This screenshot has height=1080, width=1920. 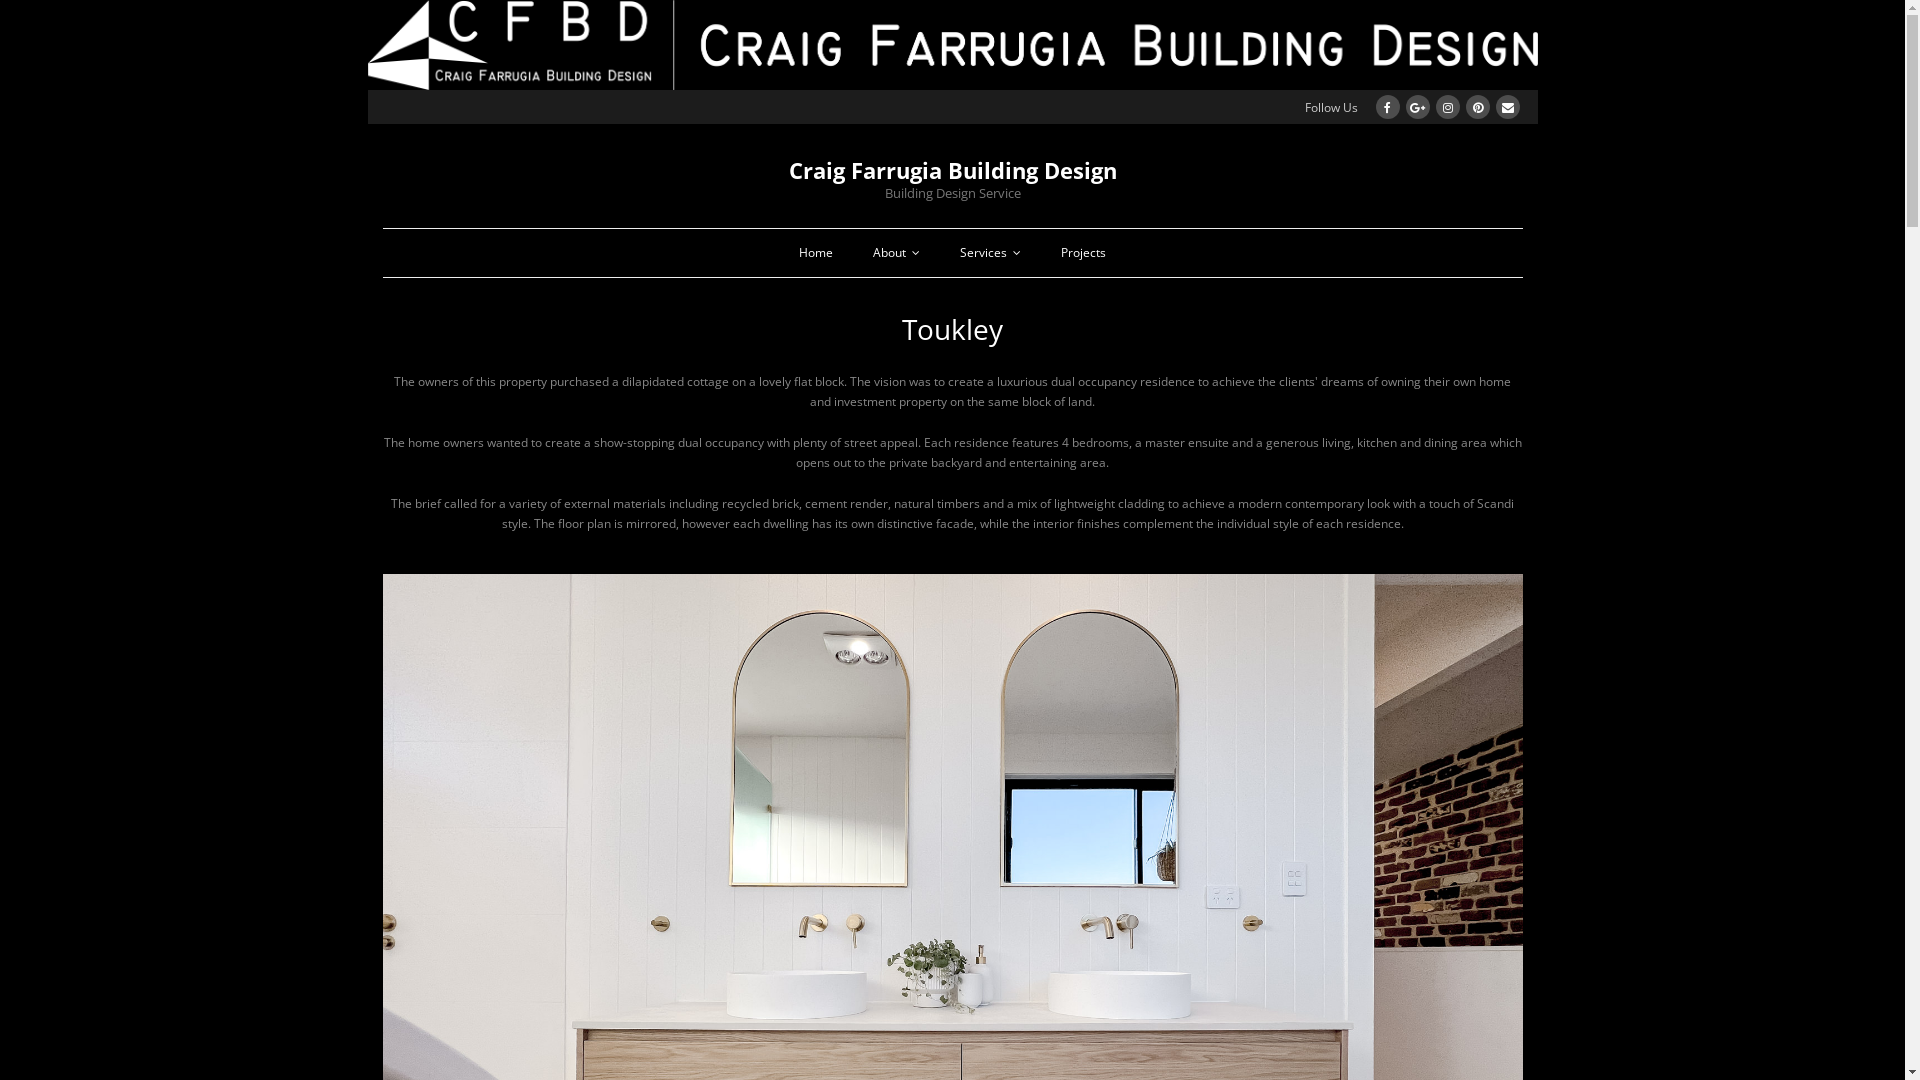 I want to click on 'About', so click(x=895, y=252).